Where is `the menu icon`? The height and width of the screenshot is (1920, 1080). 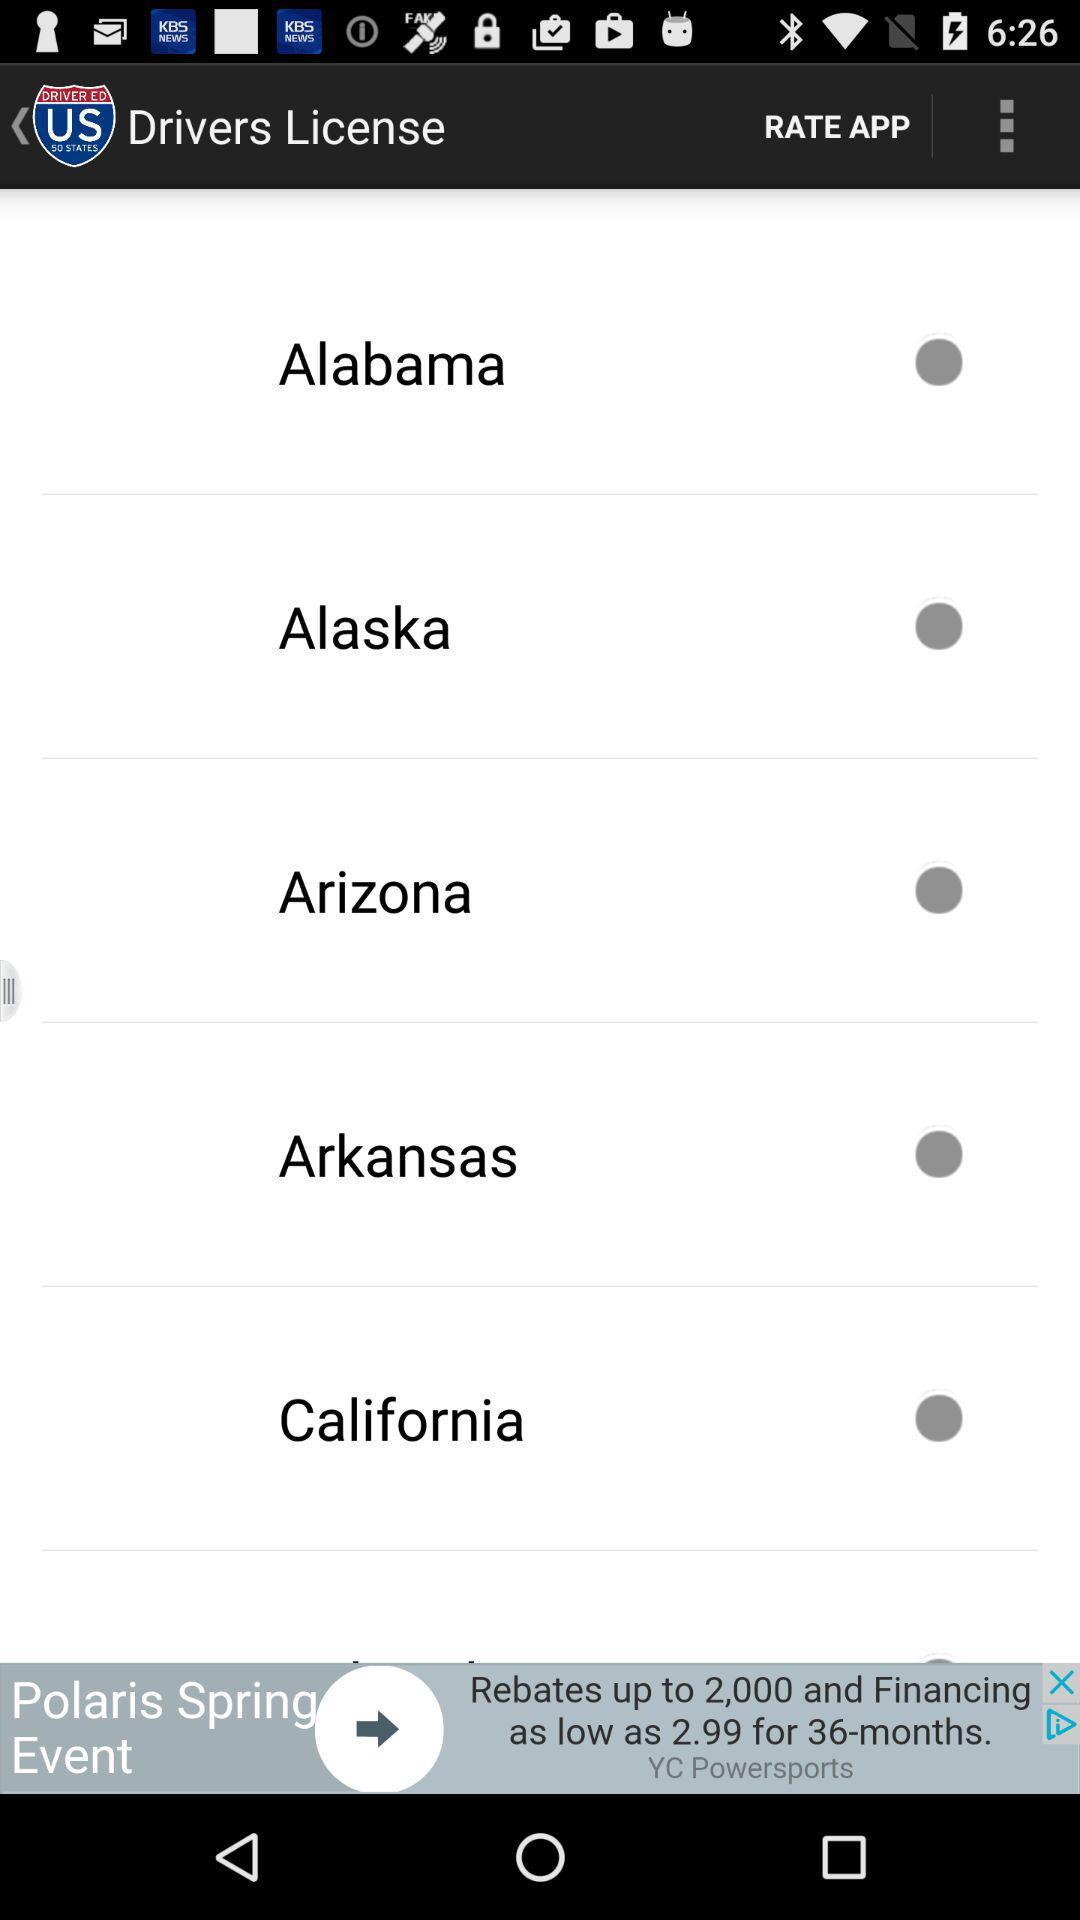
the menu icon is located at coordinates (23, 1059).